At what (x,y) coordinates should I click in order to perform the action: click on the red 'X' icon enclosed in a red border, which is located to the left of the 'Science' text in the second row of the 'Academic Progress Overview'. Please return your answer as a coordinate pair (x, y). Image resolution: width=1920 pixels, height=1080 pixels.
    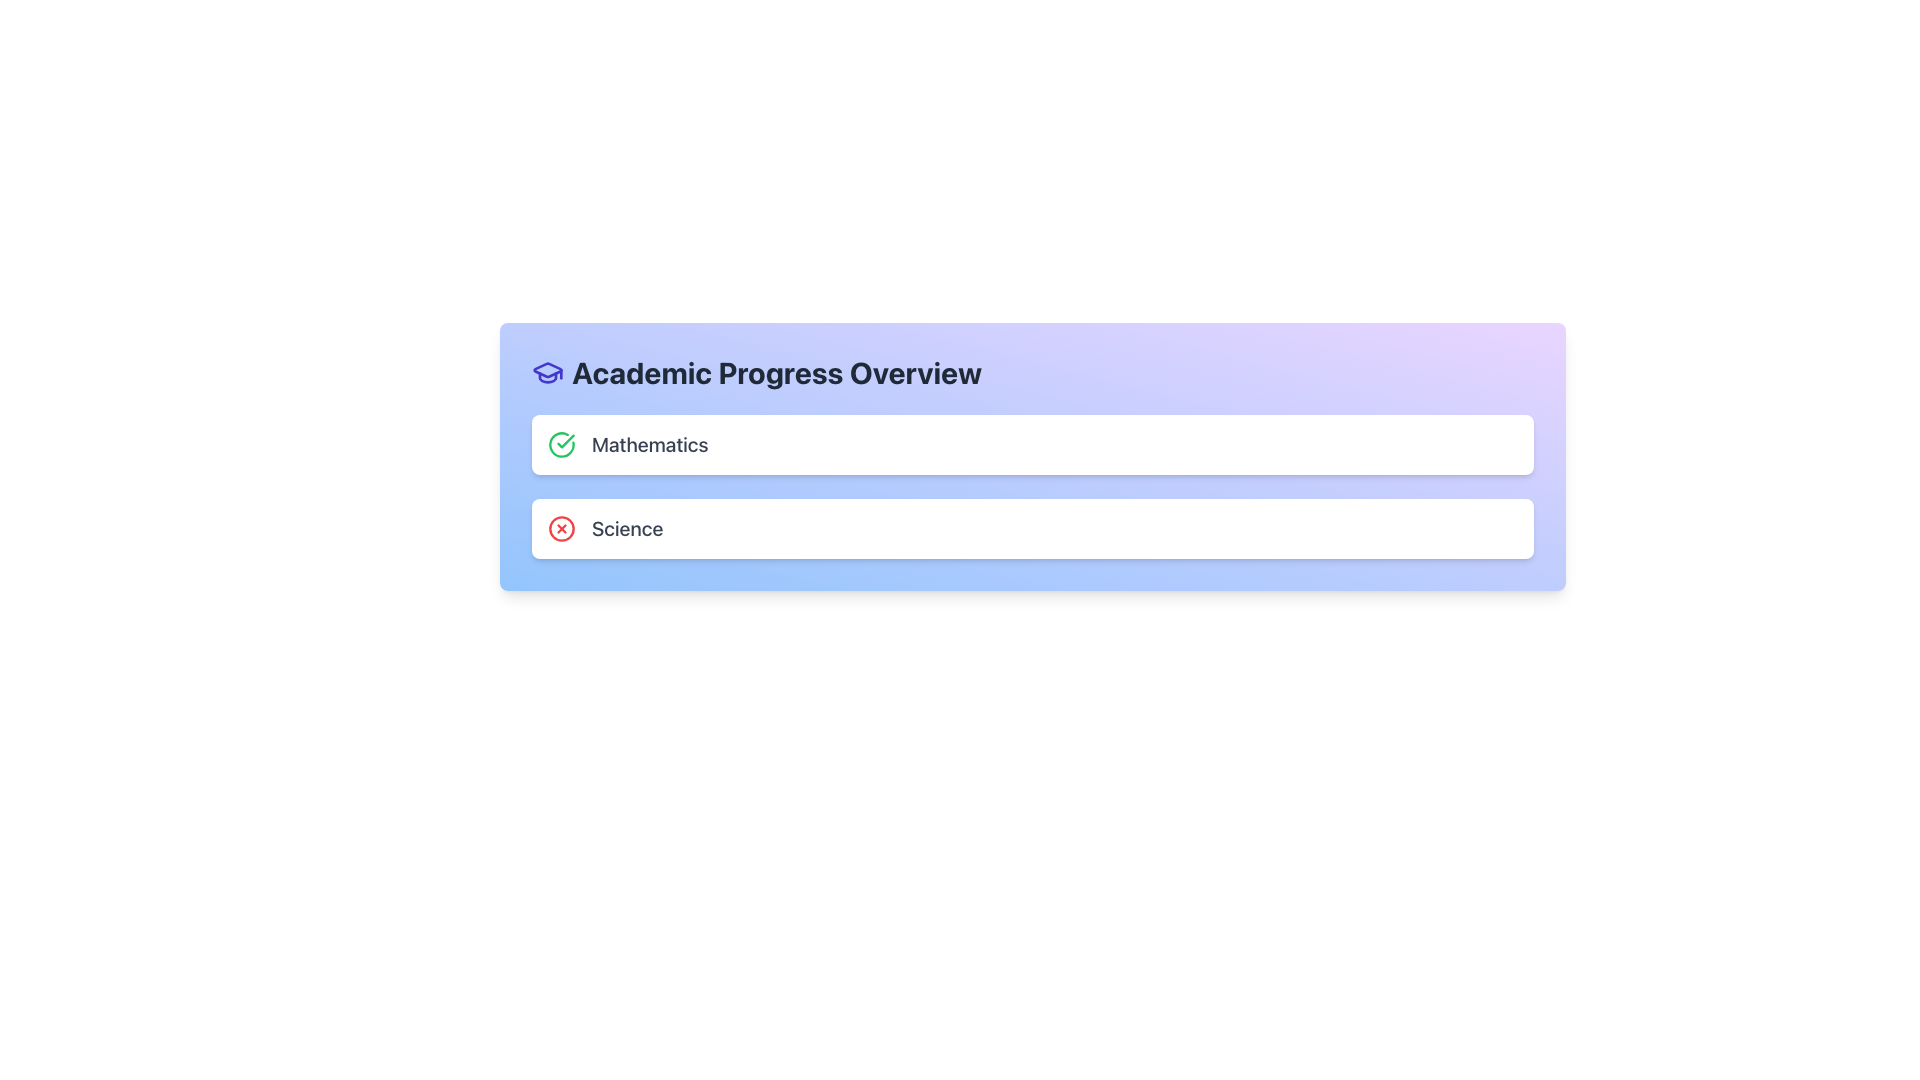
    Looking at the image, I should click on (560, 527).